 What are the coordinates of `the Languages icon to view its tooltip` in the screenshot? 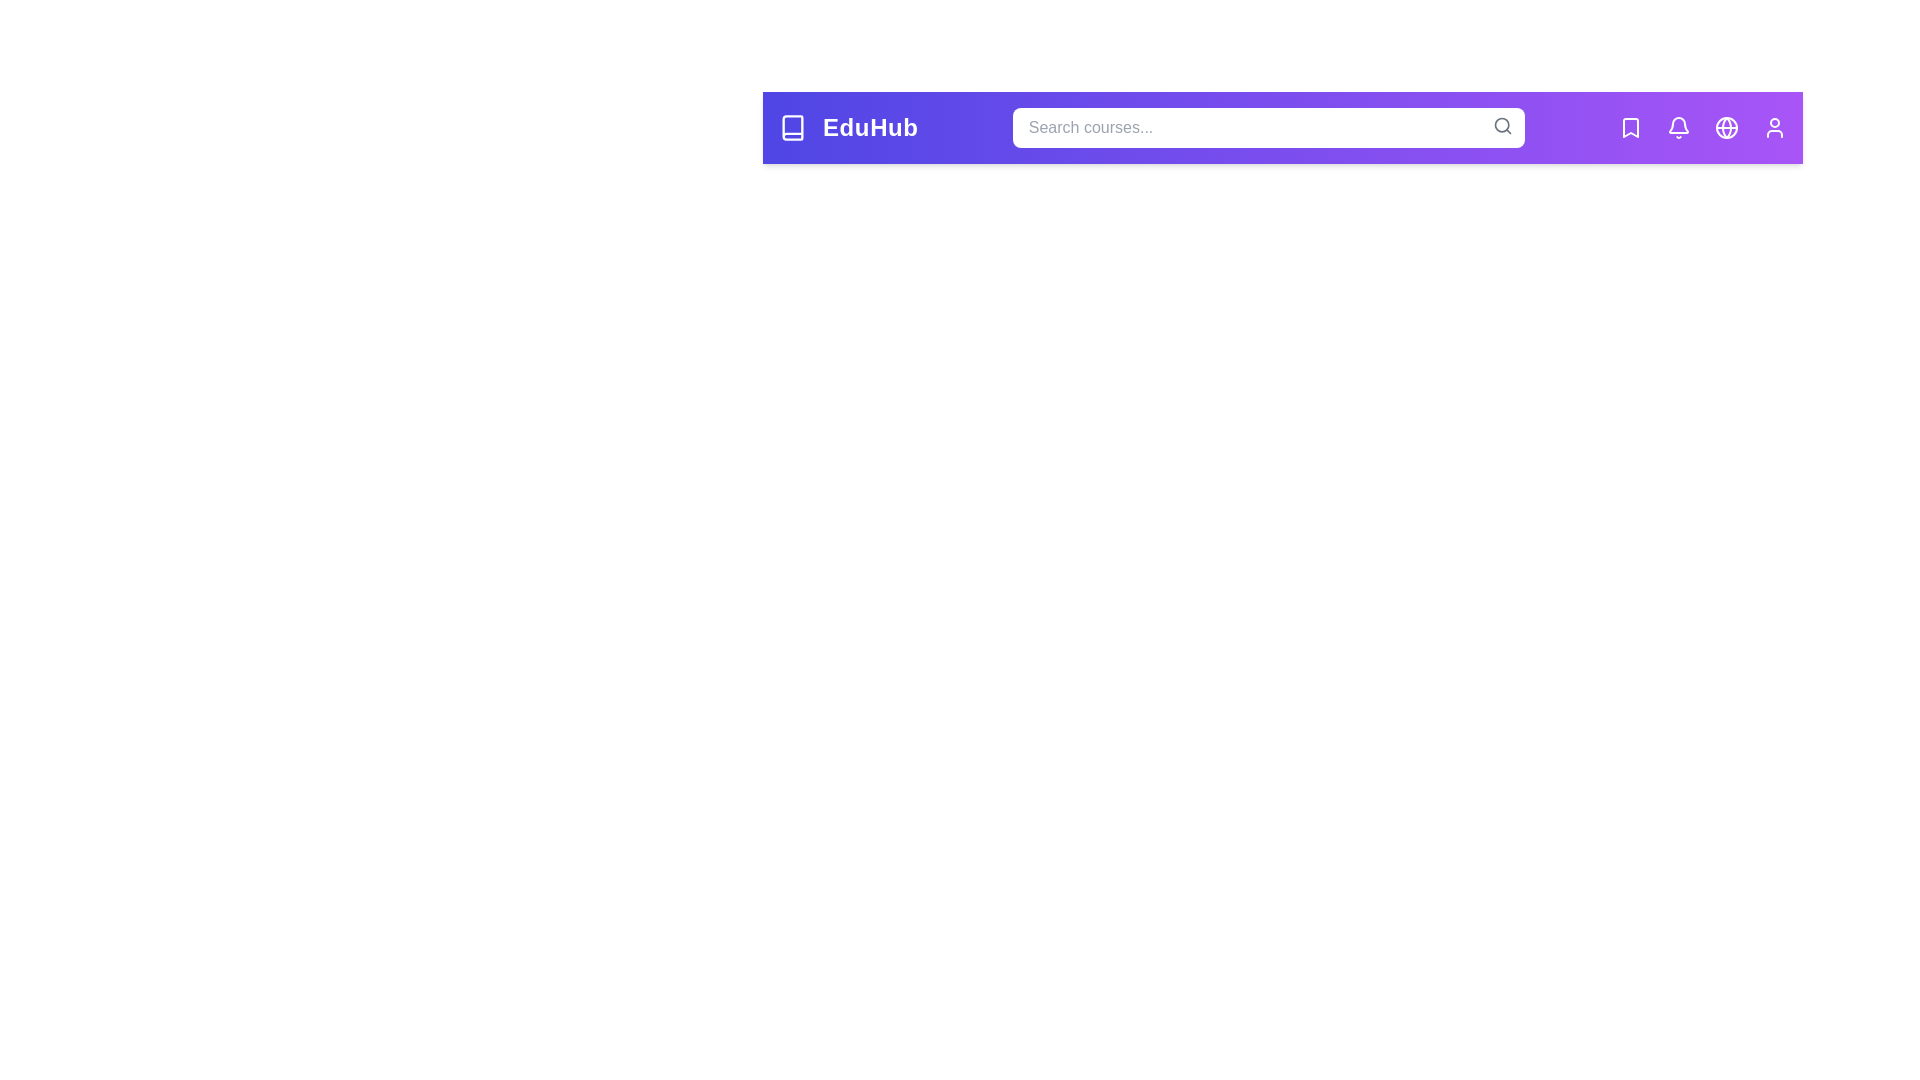 It's located at (1726, 127).